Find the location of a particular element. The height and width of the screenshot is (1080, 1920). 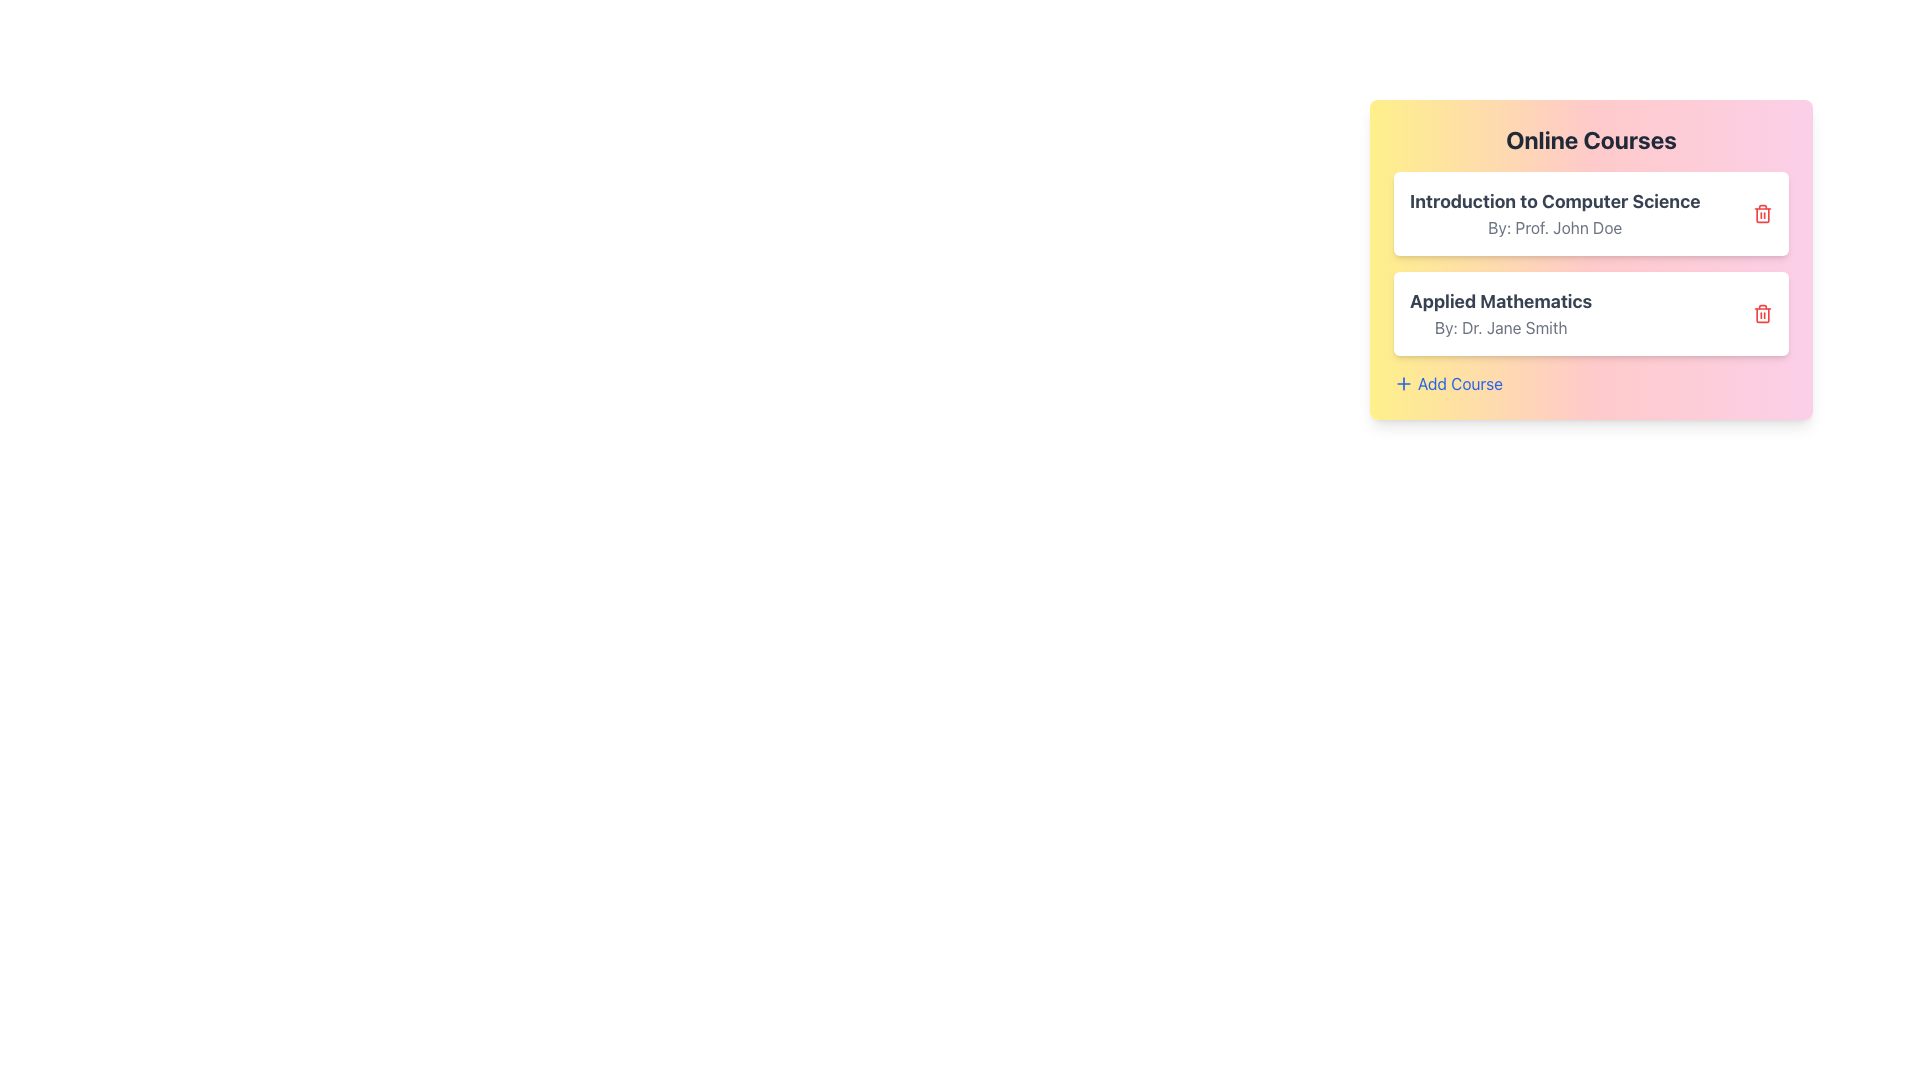

the second card titled 'Applied Mathematics' in the 'Online Courses' section is located at coordinates (1590, 313).